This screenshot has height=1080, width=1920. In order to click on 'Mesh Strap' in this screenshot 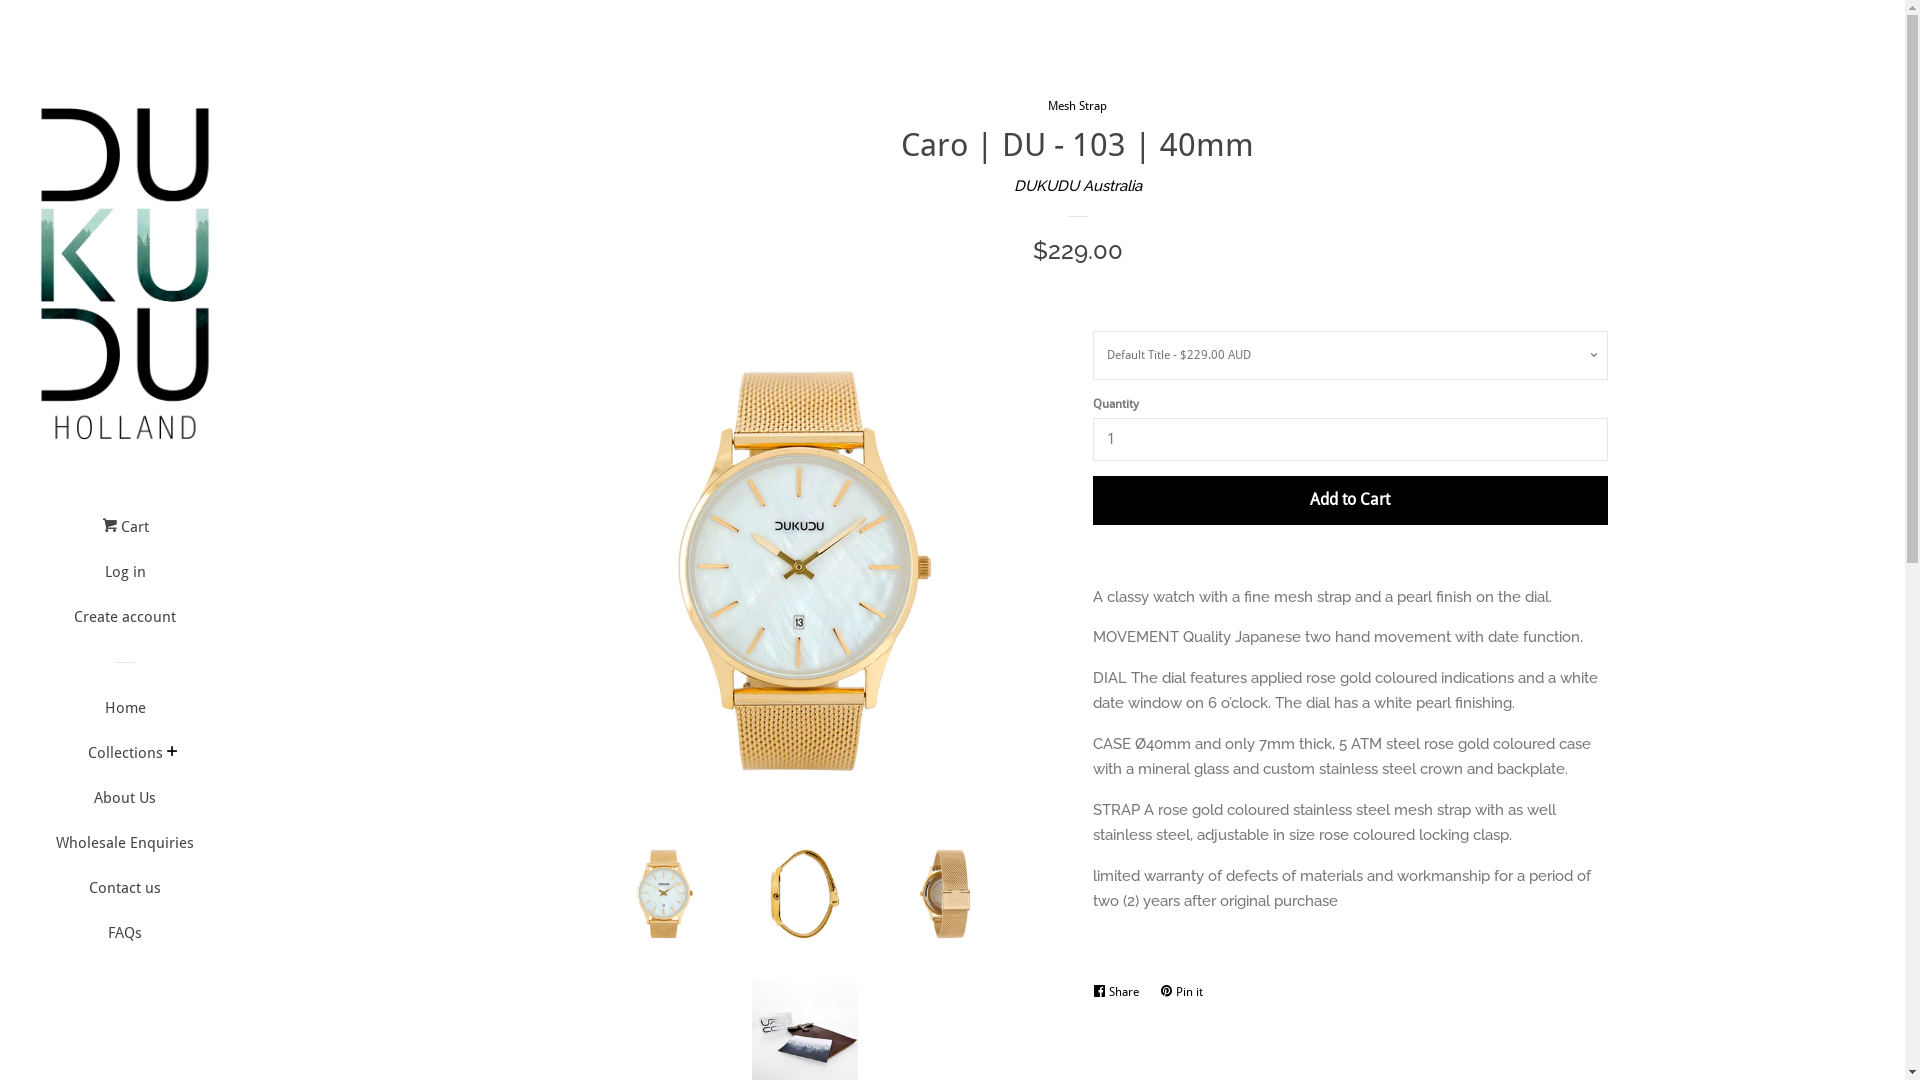, I will do `click(1076, 105)`.